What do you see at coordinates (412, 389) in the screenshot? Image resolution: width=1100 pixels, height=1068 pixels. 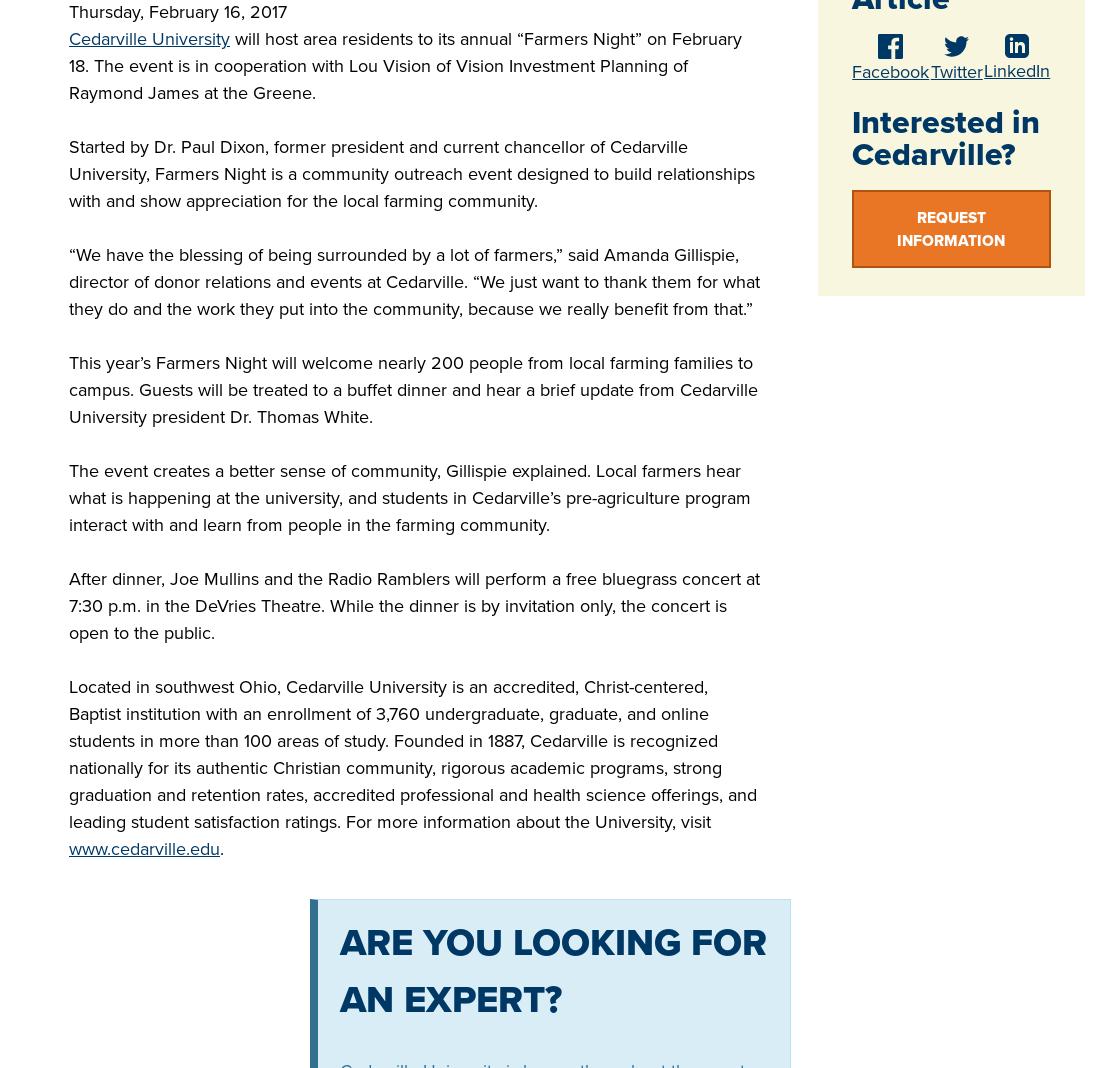 I see `'This year’s Farmers Night will welcome nearly 200 people from local farming families to campus. Guests will be treated to a buffet dinner and hear a brief update from Cedarville University president Dr. Thomas White.'` at bounding box center [412, 389].